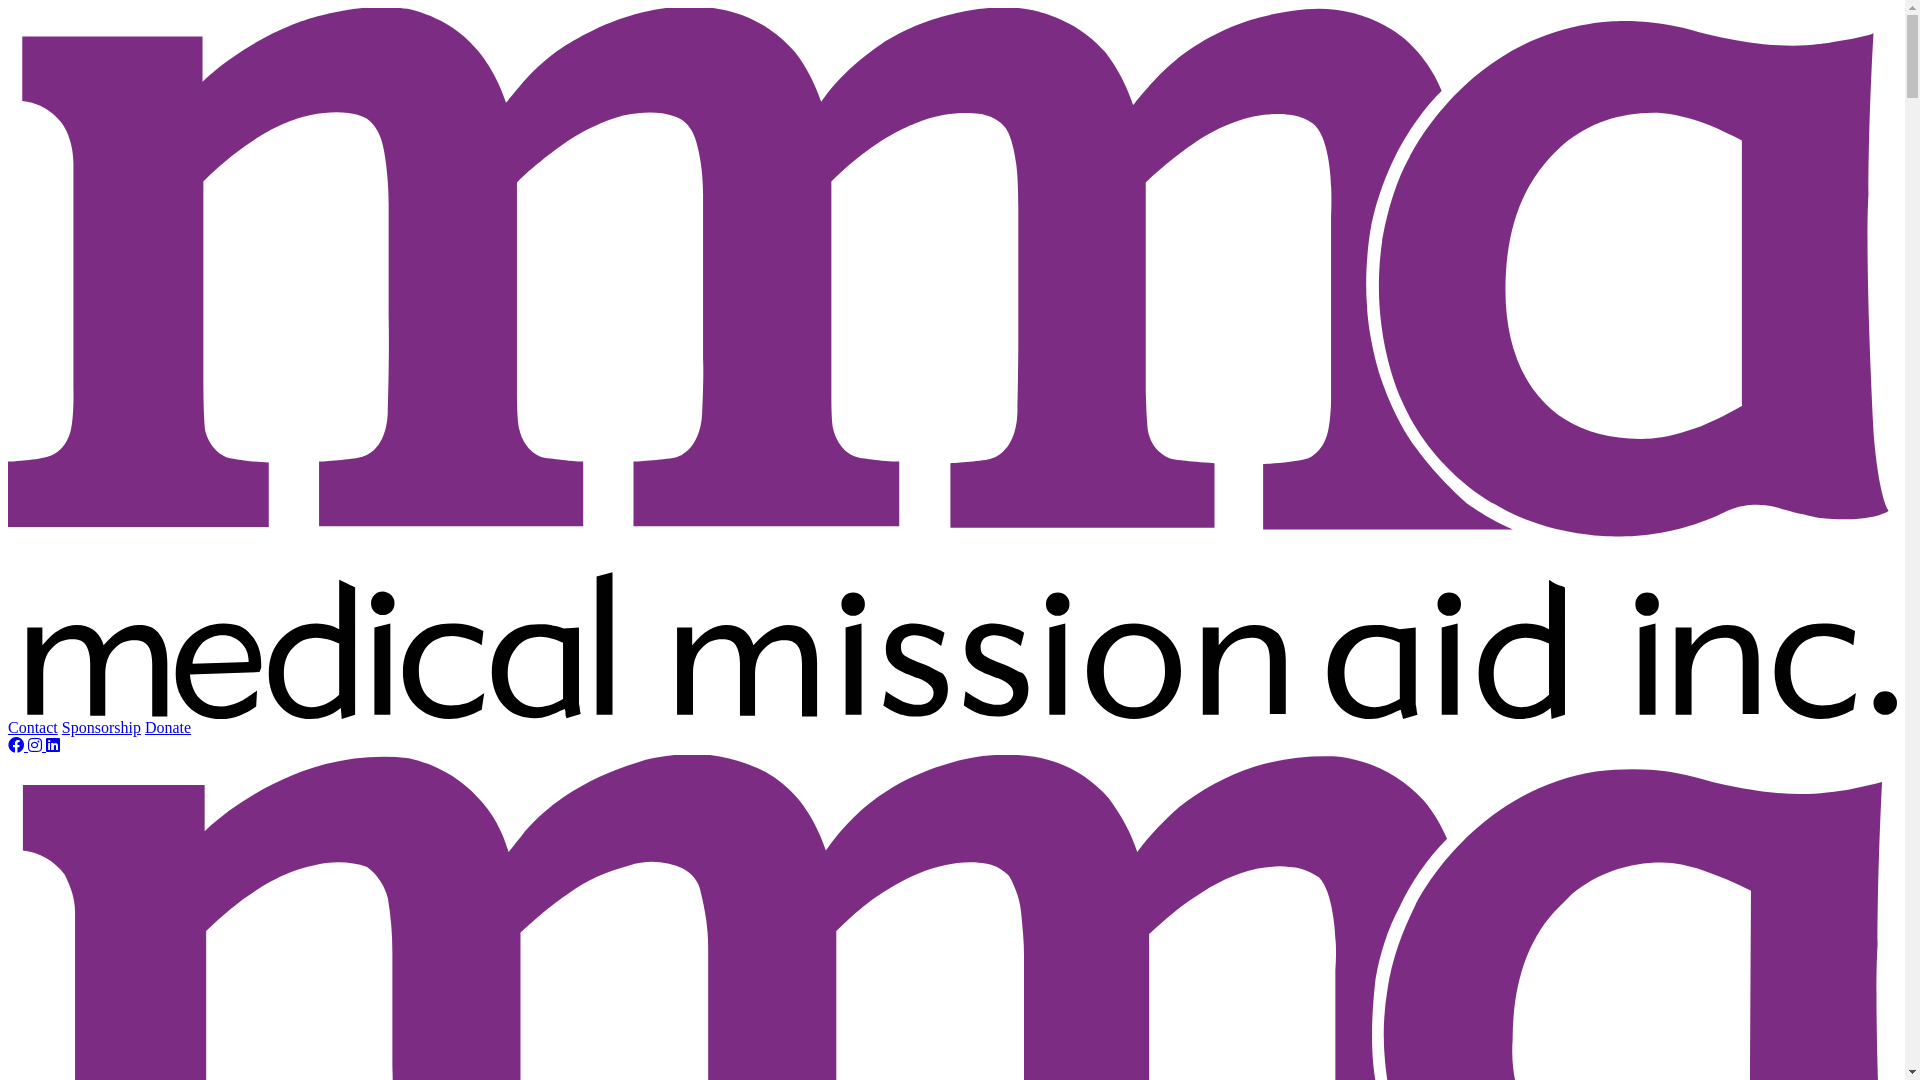 This screenshot has height=1080, width=1920. What do you see at coordinates (168, 727) in the screenshot?
I see `'Donate'` at bounding box center [168, 727].